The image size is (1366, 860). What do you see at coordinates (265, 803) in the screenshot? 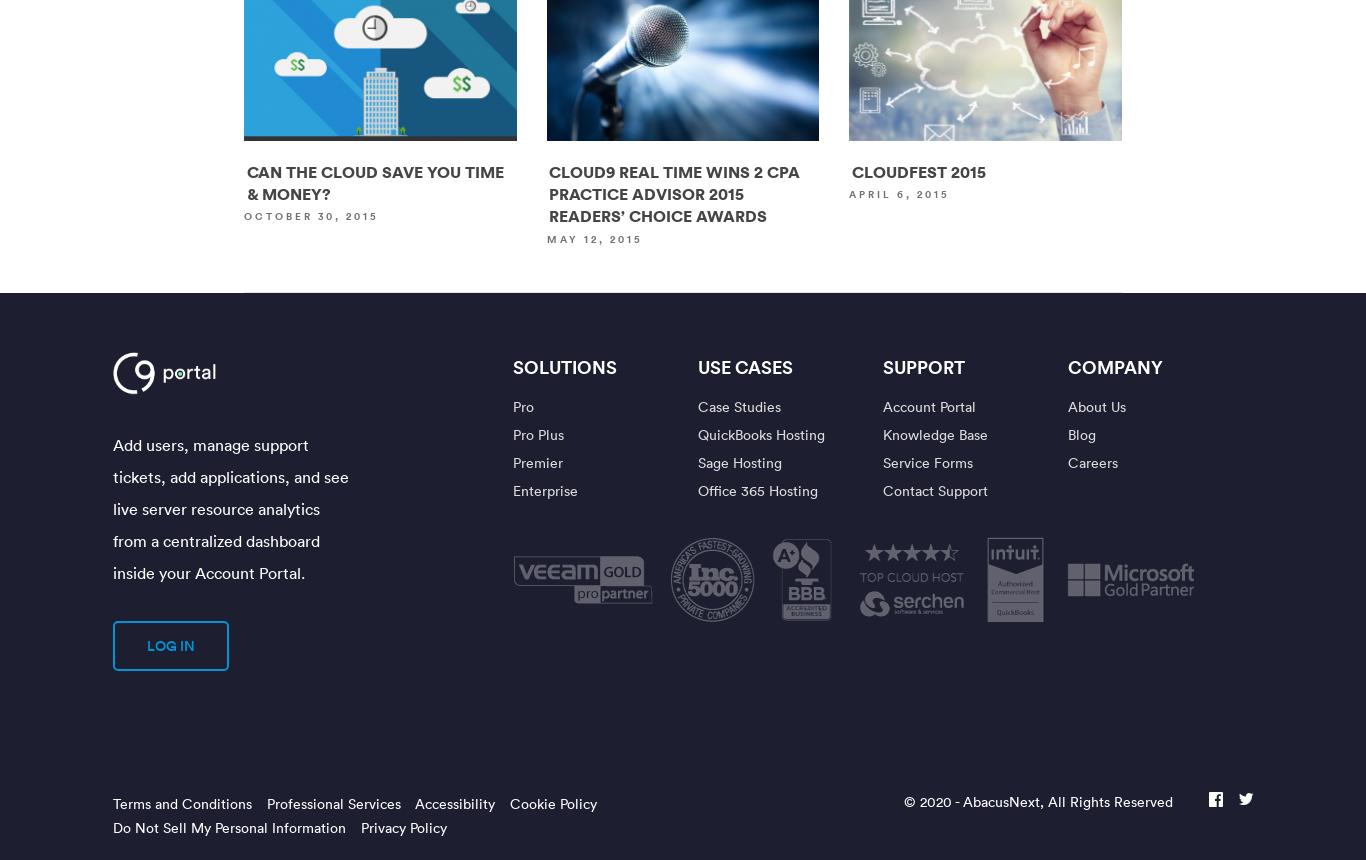
I see `'Professional Services'` at bounding box center [265, 803].